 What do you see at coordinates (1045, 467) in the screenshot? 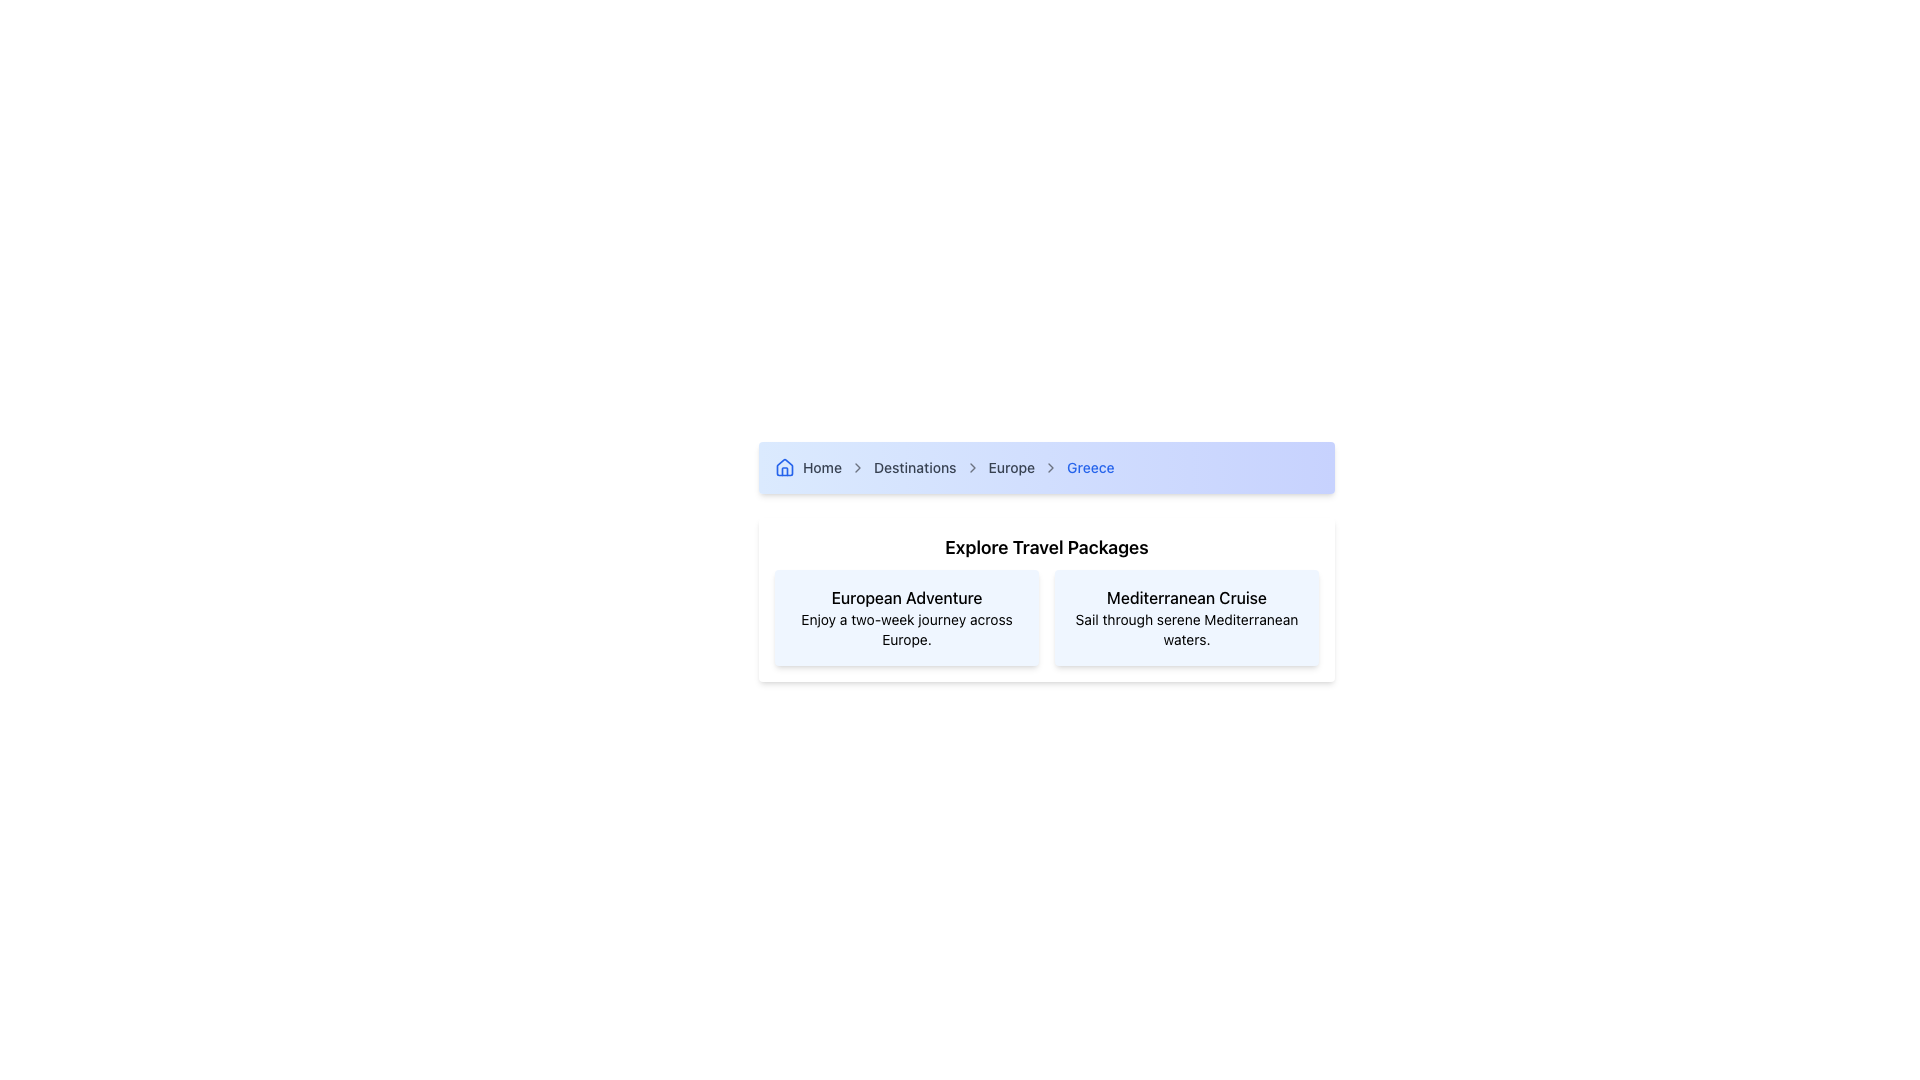
I see `the 'Greece' step in the breadcrumb navigation bar, which is the last element styled with a gradient background and emphasized in blue` at bounding box center [1045, 467].